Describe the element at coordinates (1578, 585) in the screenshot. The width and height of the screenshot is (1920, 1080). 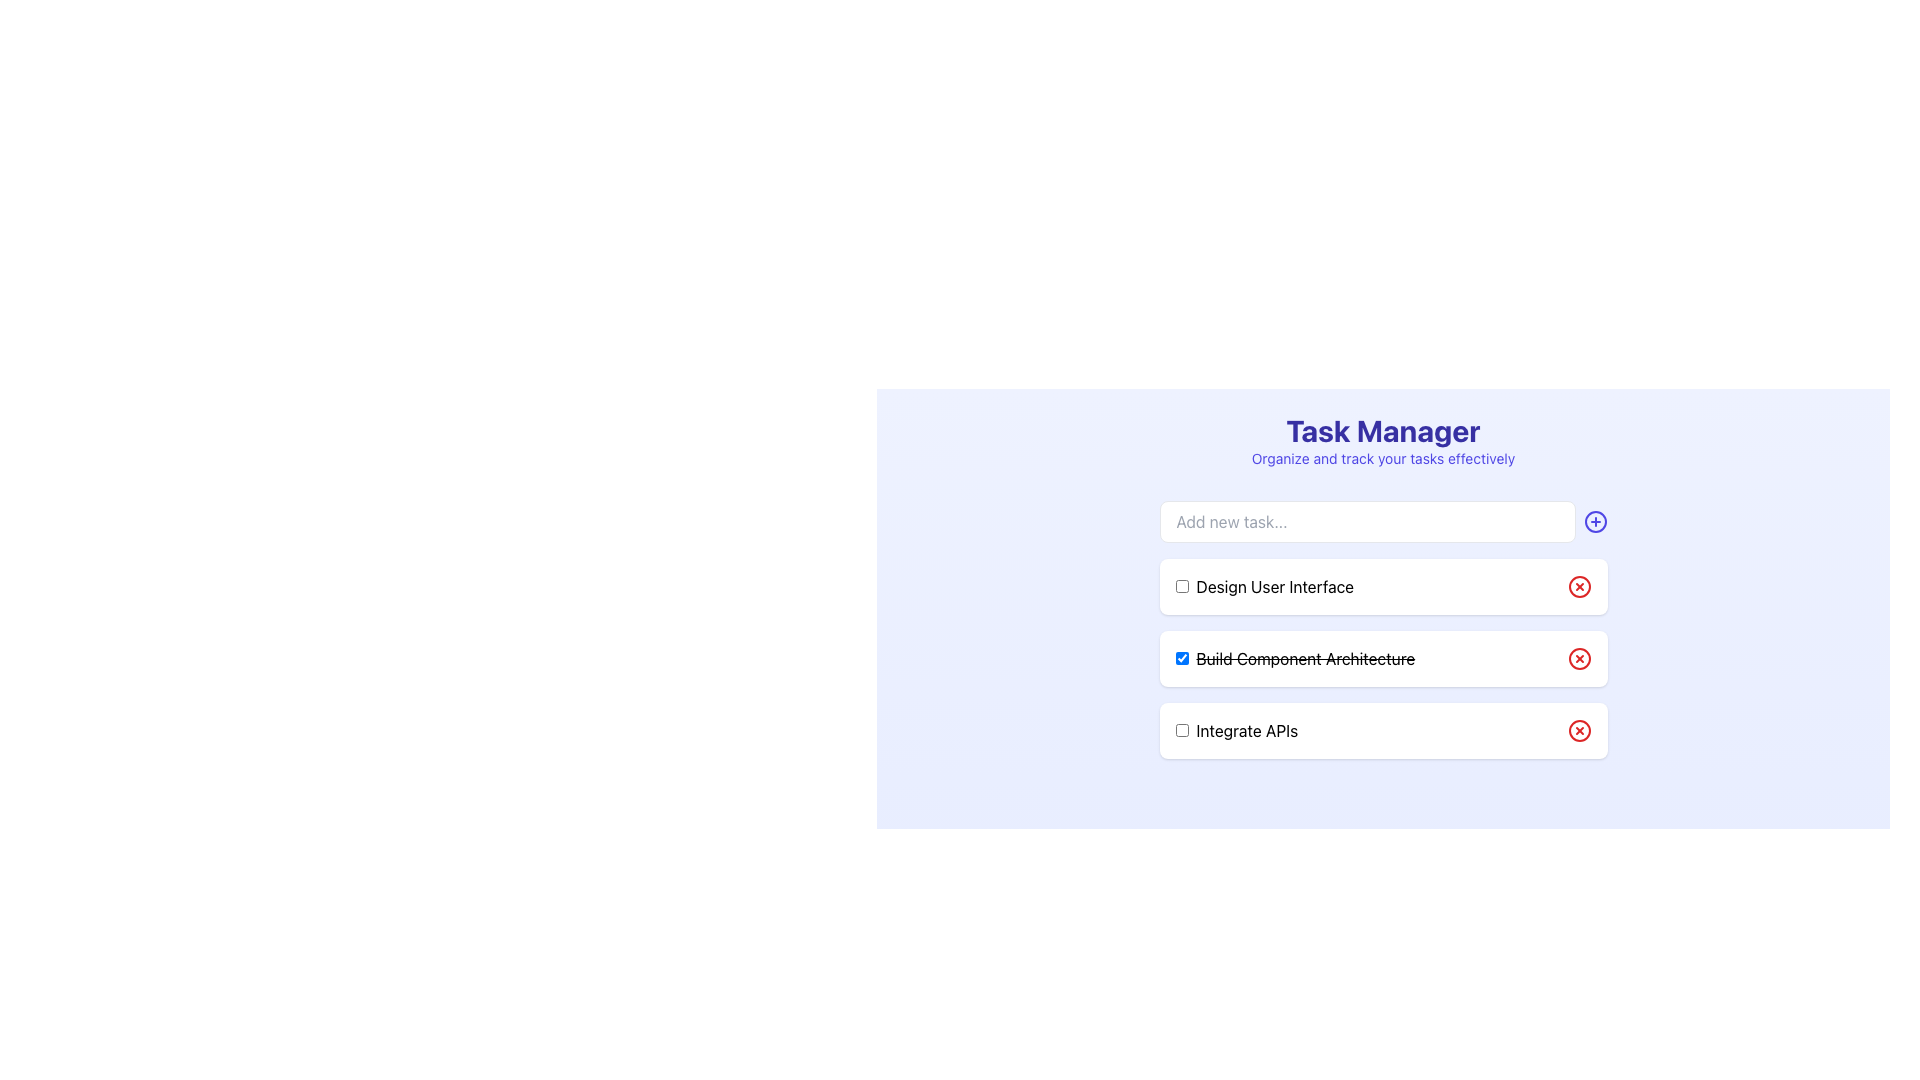
I see `the delete button located at the far-right side of the task item labeled 'Design User Interface'` at that location.